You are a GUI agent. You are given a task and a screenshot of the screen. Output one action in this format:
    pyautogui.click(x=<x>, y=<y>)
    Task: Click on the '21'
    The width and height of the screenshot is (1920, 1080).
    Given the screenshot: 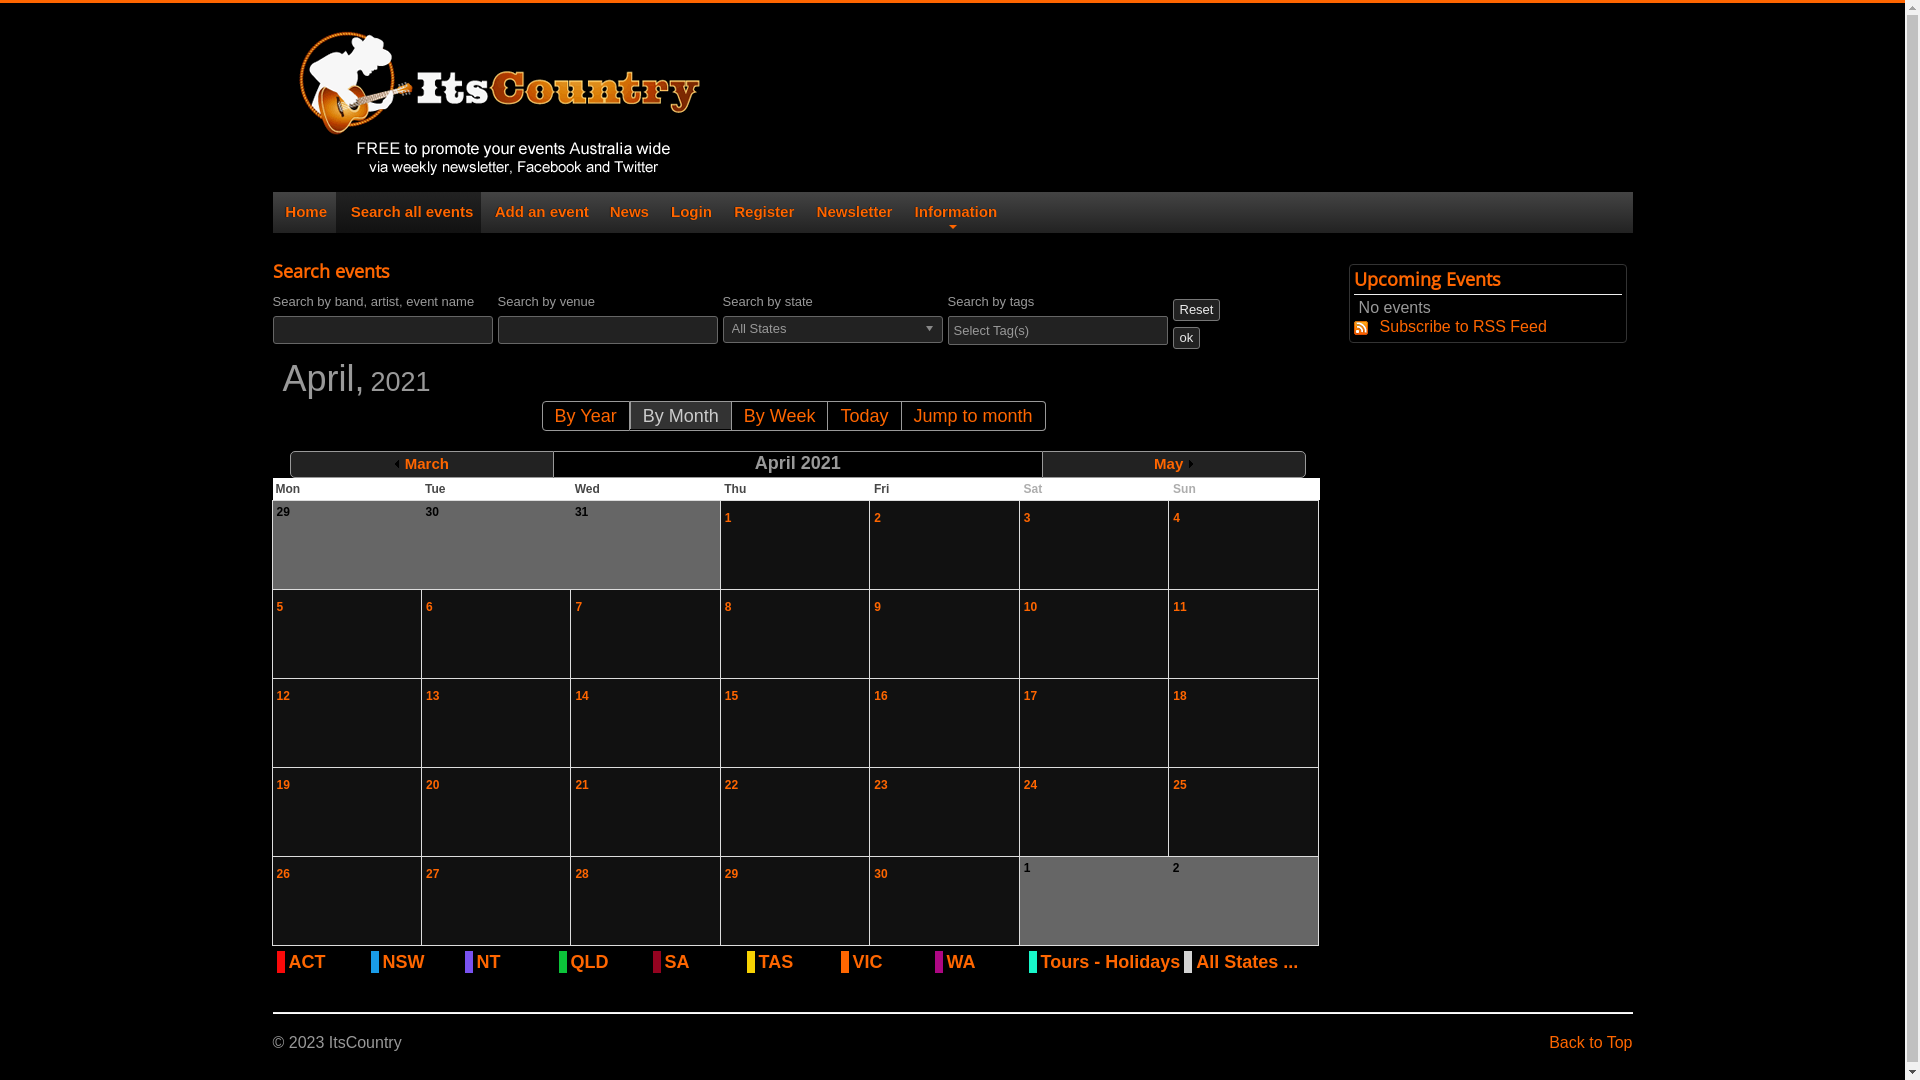 What is the action you would take?
    pyautogui.click(x=580, y=784)
    